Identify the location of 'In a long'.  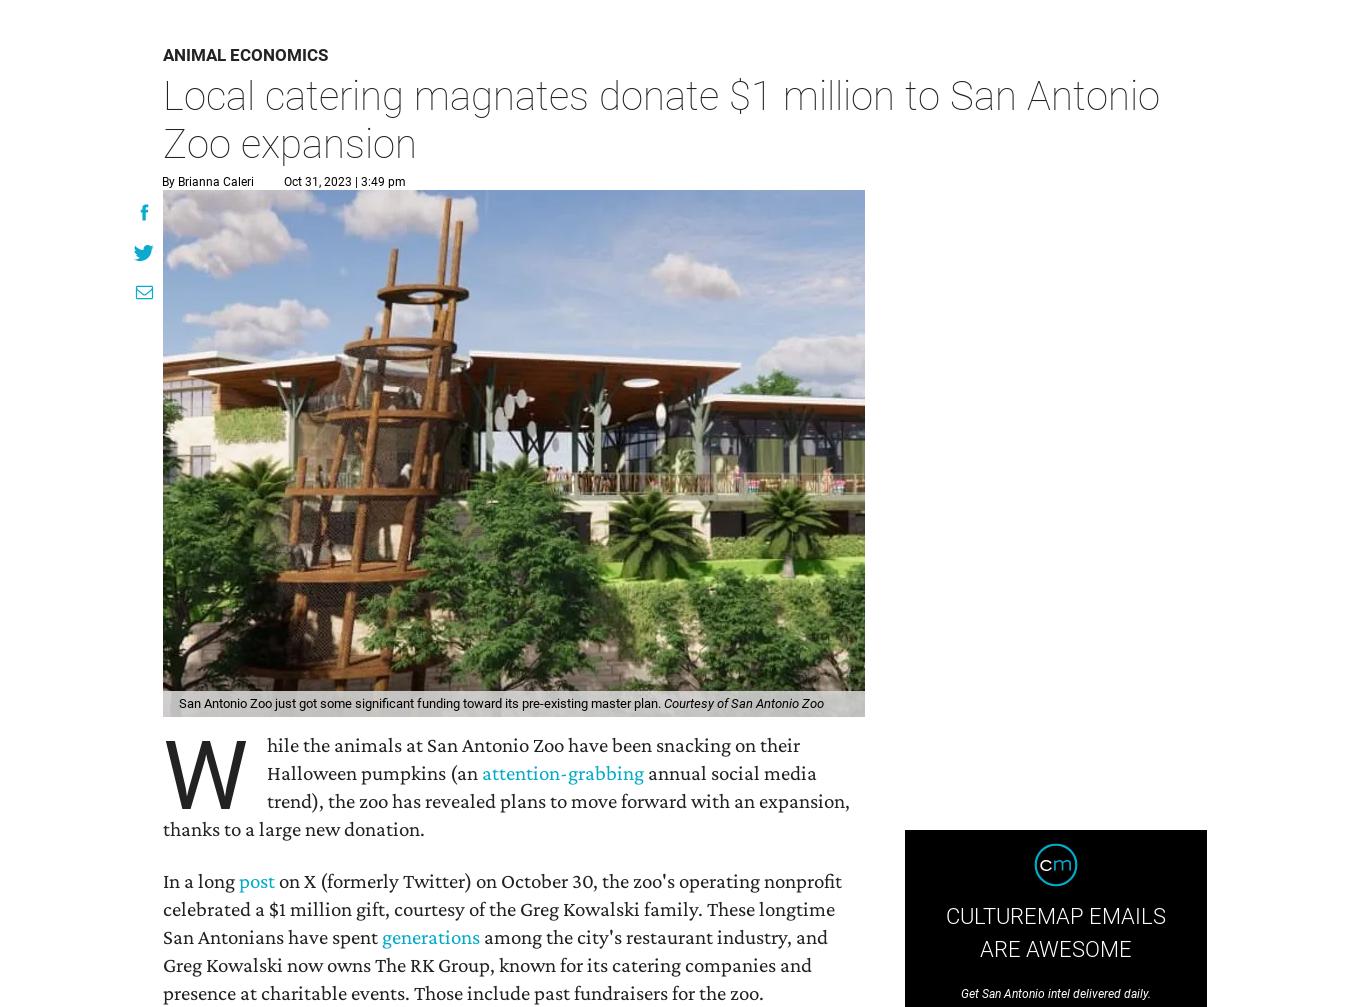
(162, 879).